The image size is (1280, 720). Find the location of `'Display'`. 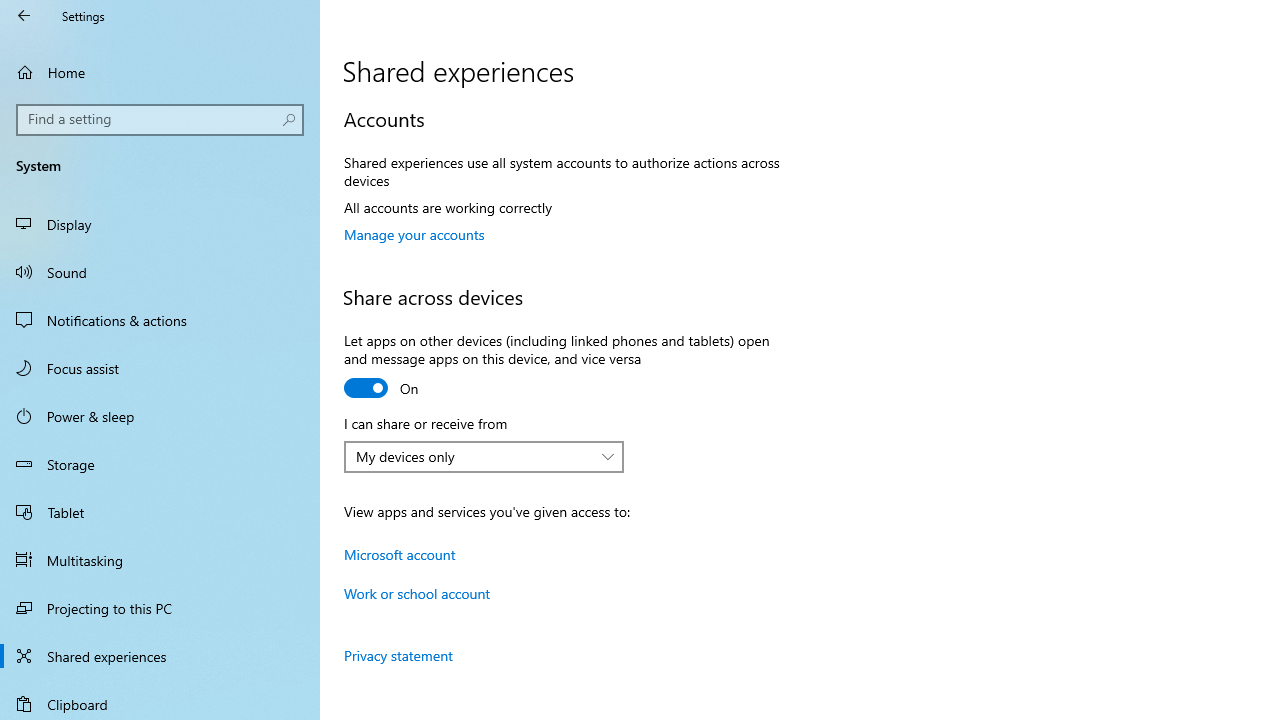

'Display' is located at coordinates (160, 223).